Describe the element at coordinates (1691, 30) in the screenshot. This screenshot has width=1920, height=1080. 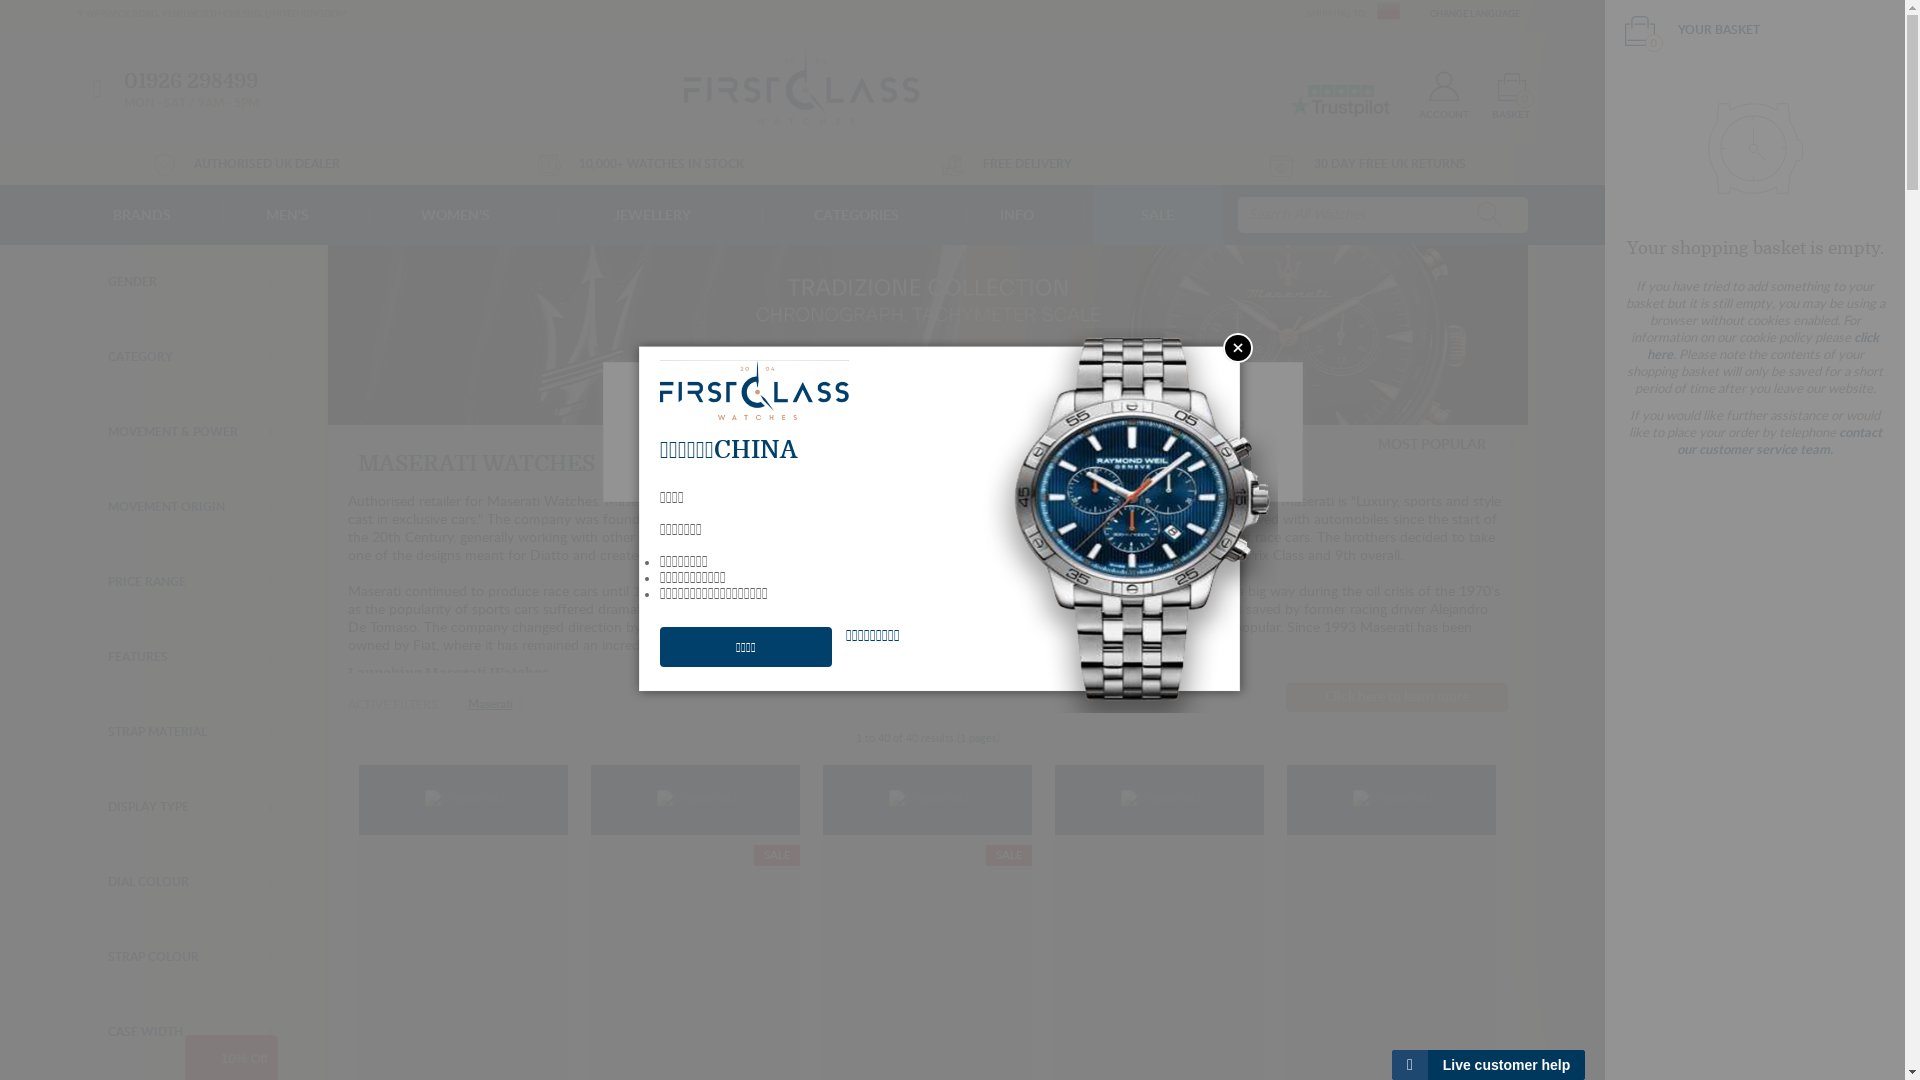
I see `'0` at that location.